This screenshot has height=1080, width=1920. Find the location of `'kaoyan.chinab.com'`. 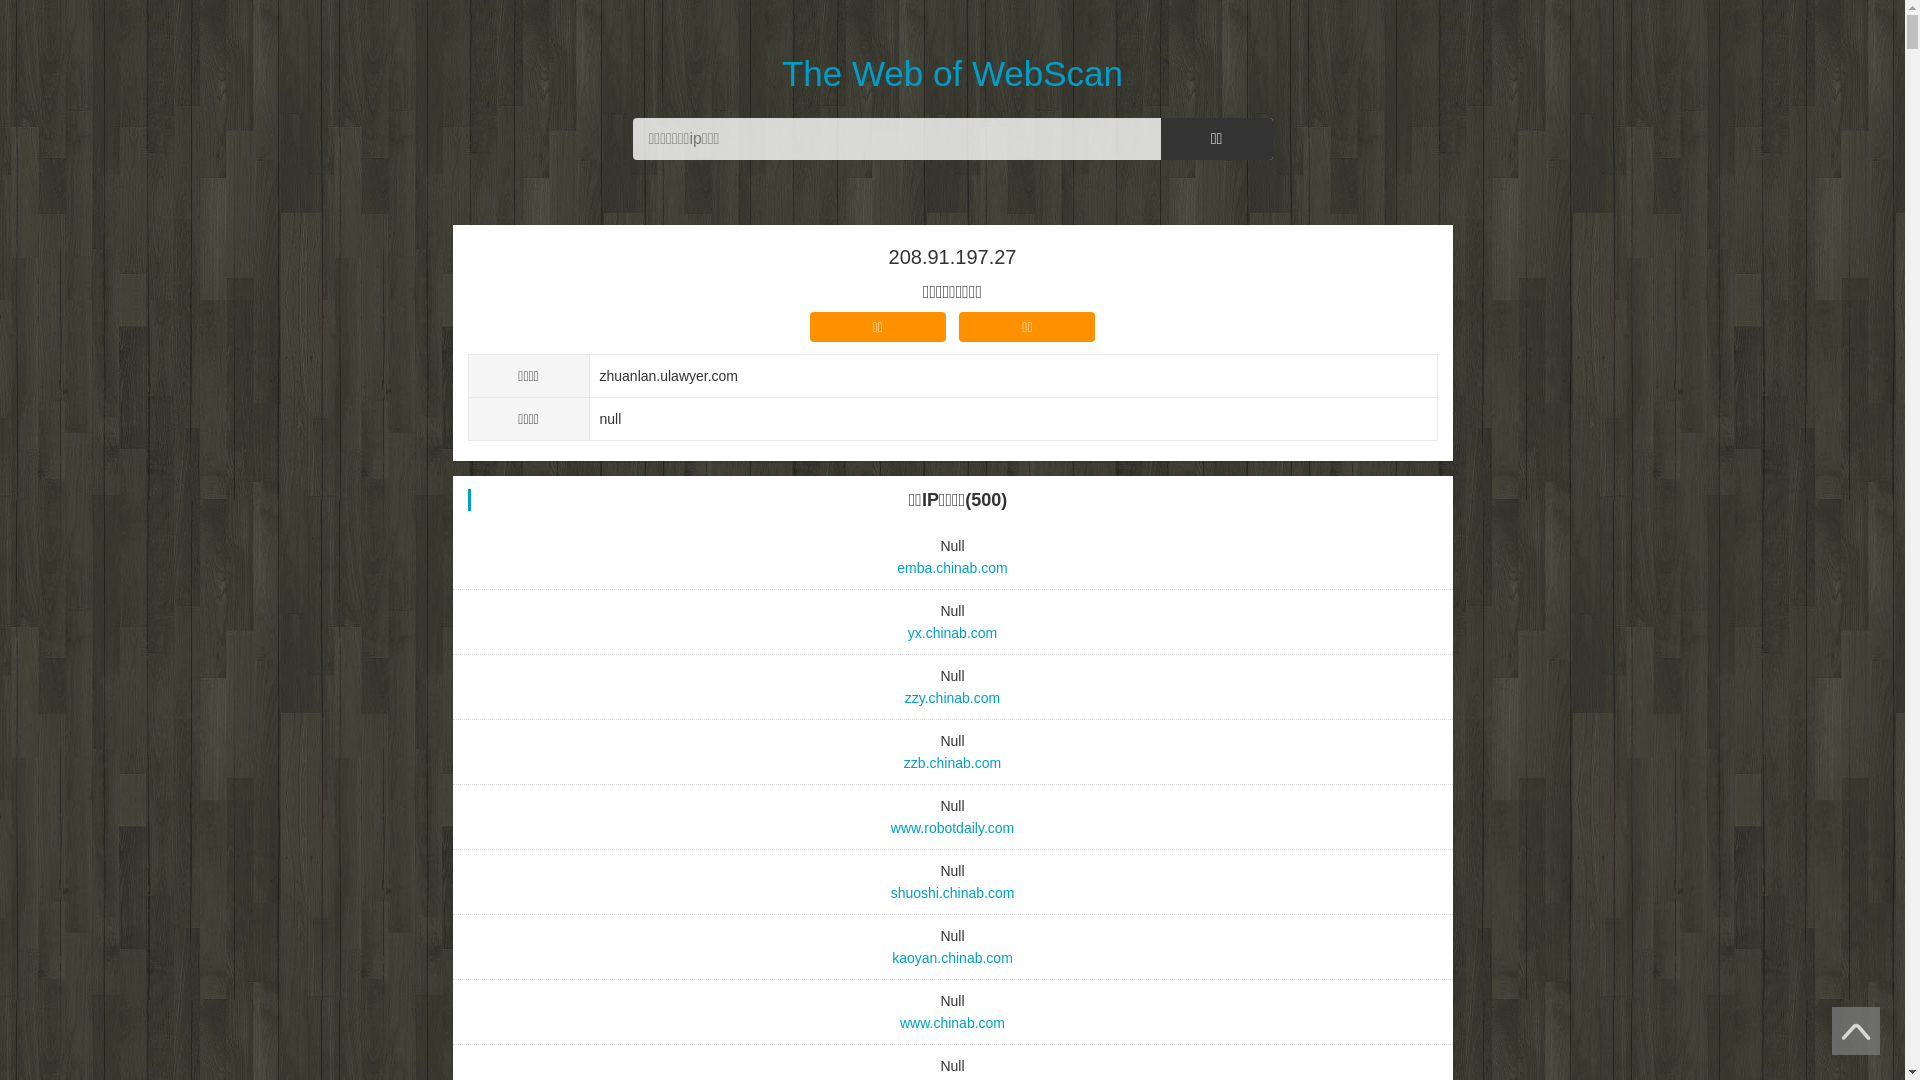

'kaoyan.chinab.com' is located at coordinates (952, 956).